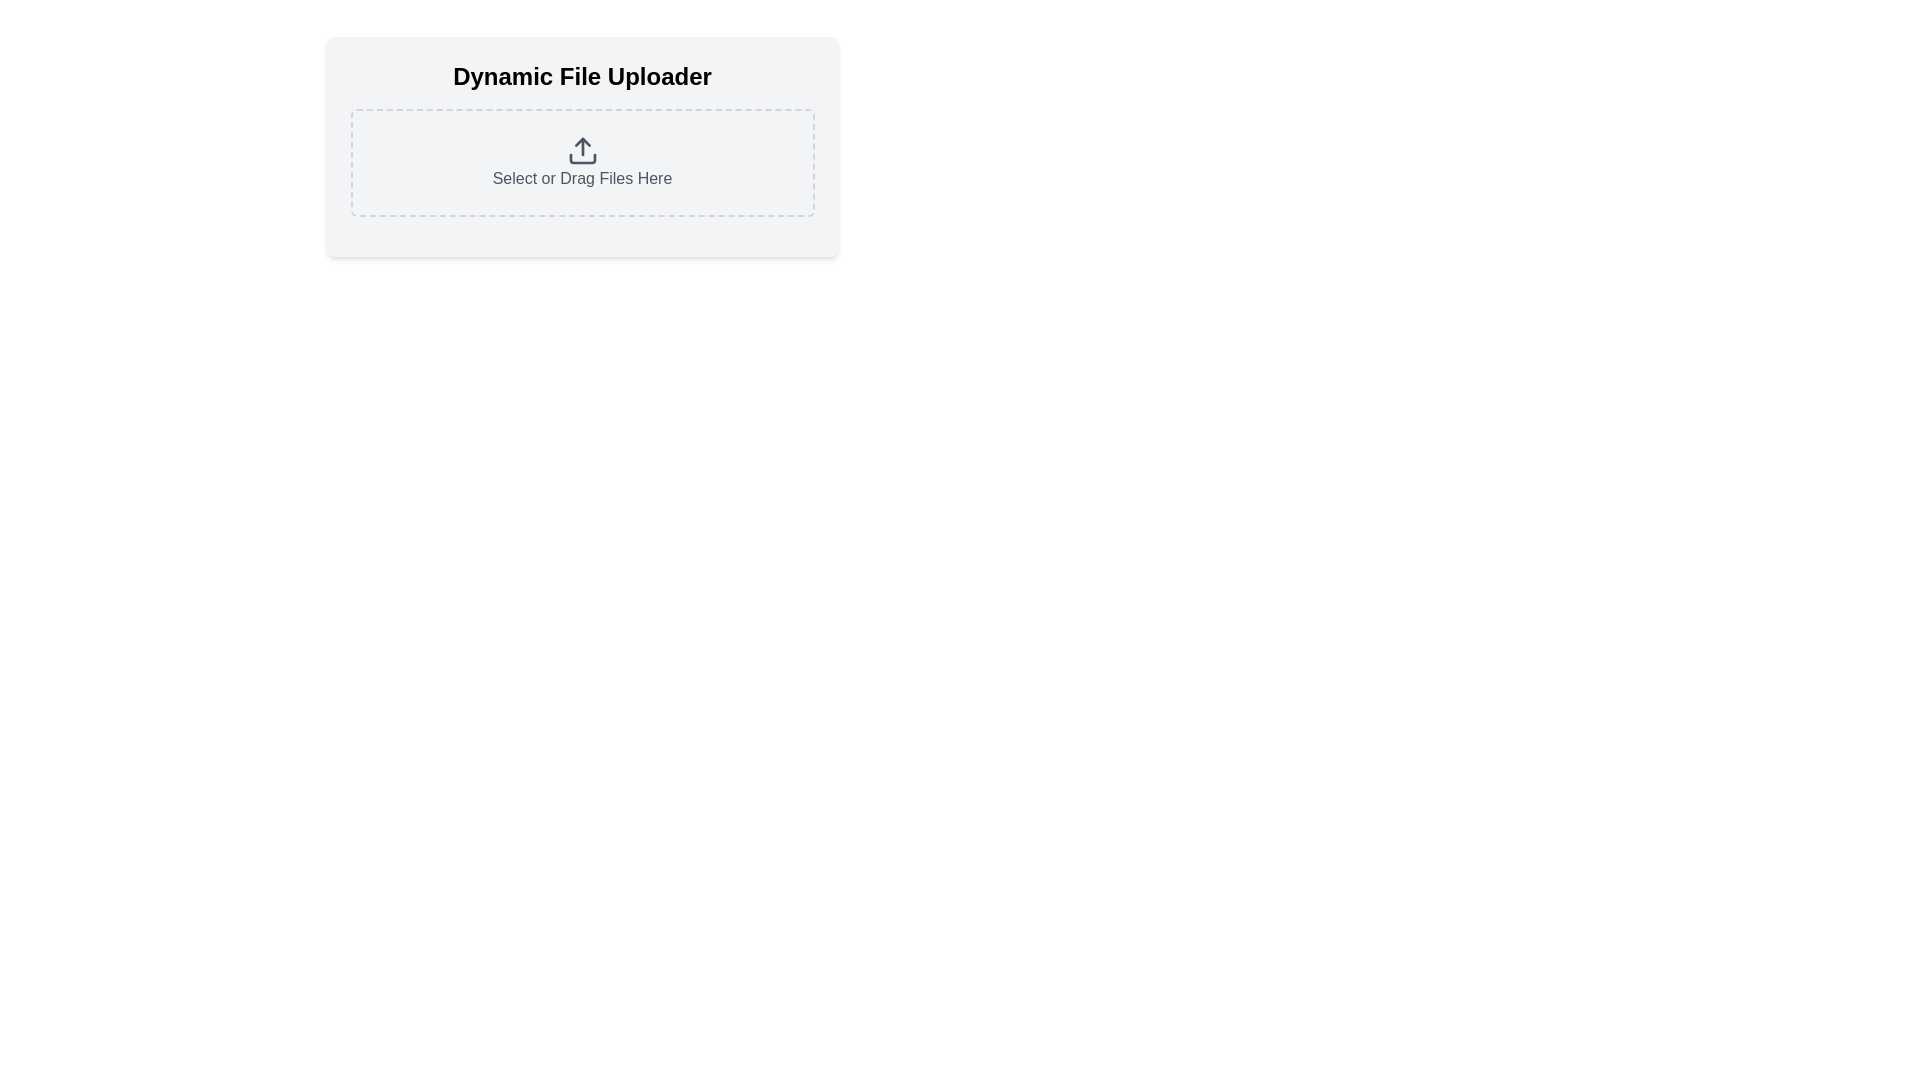 The height and width of the screenshot is (1080, 1920). Describe the element at coordinates (581, 161) in the screenshot. I see `files onto the file input field with a light gray background and dashed borders, which contains the text 'Select or Drag Files Here'` at that location.